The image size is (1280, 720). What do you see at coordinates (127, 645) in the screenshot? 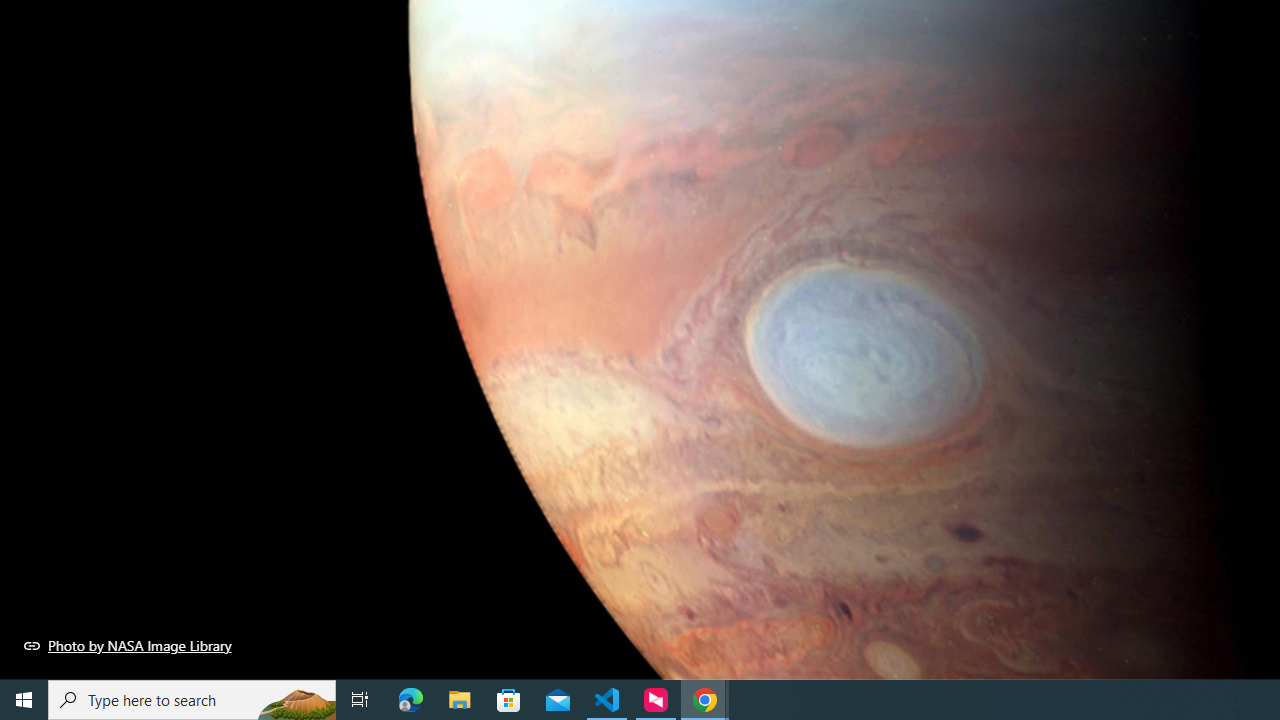
I see `'Photo by NASA Image Library'` at bounding box center [127, 645].